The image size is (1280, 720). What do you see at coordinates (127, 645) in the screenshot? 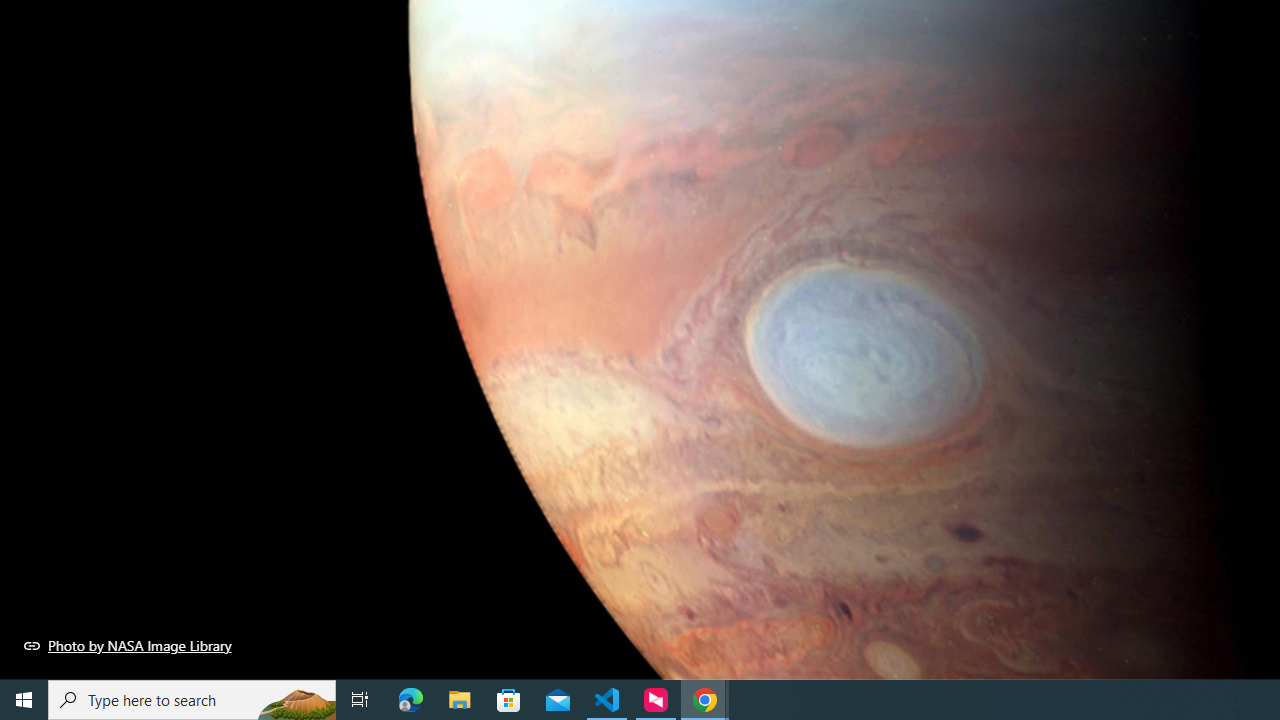
I see `'Photo by NASA Image Library'` at bounding box center [127, 645].